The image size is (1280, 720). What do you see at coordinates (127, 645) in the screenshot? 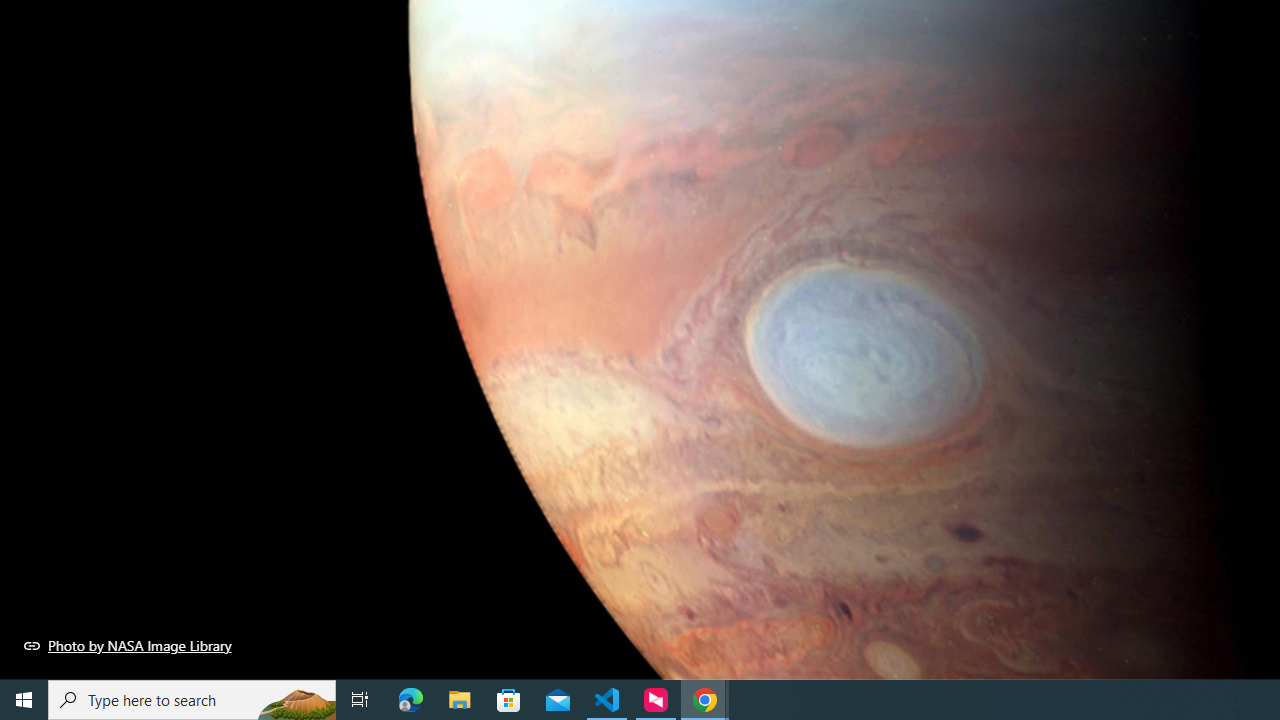
I see `'Photo by NASA Image Library'` at bounding box center [127, 645].